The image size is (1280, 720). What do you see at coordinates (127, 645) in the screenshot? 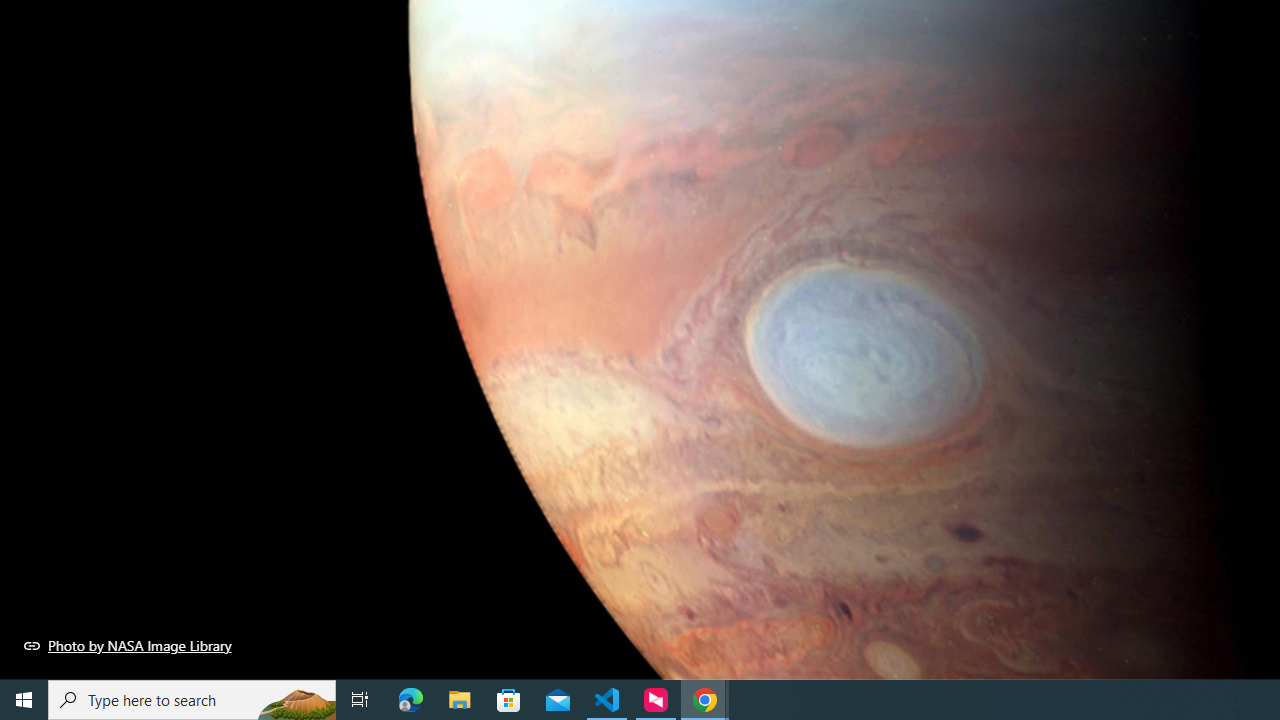
I see `'Photo by NASA Image Library'` at bounding box center [127, 645].